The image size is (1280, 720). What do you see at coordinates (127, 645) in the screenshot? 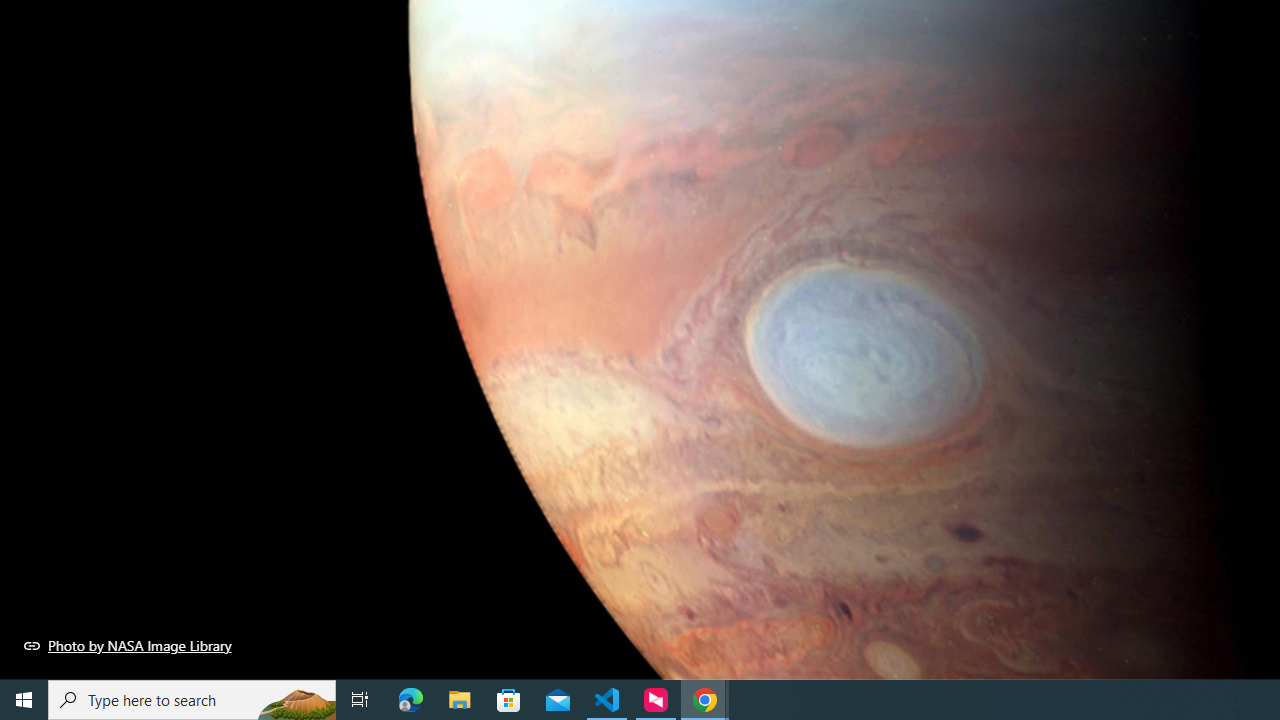
I see `'Photo by NASA Image Library'` at bounding box center [127, 645].